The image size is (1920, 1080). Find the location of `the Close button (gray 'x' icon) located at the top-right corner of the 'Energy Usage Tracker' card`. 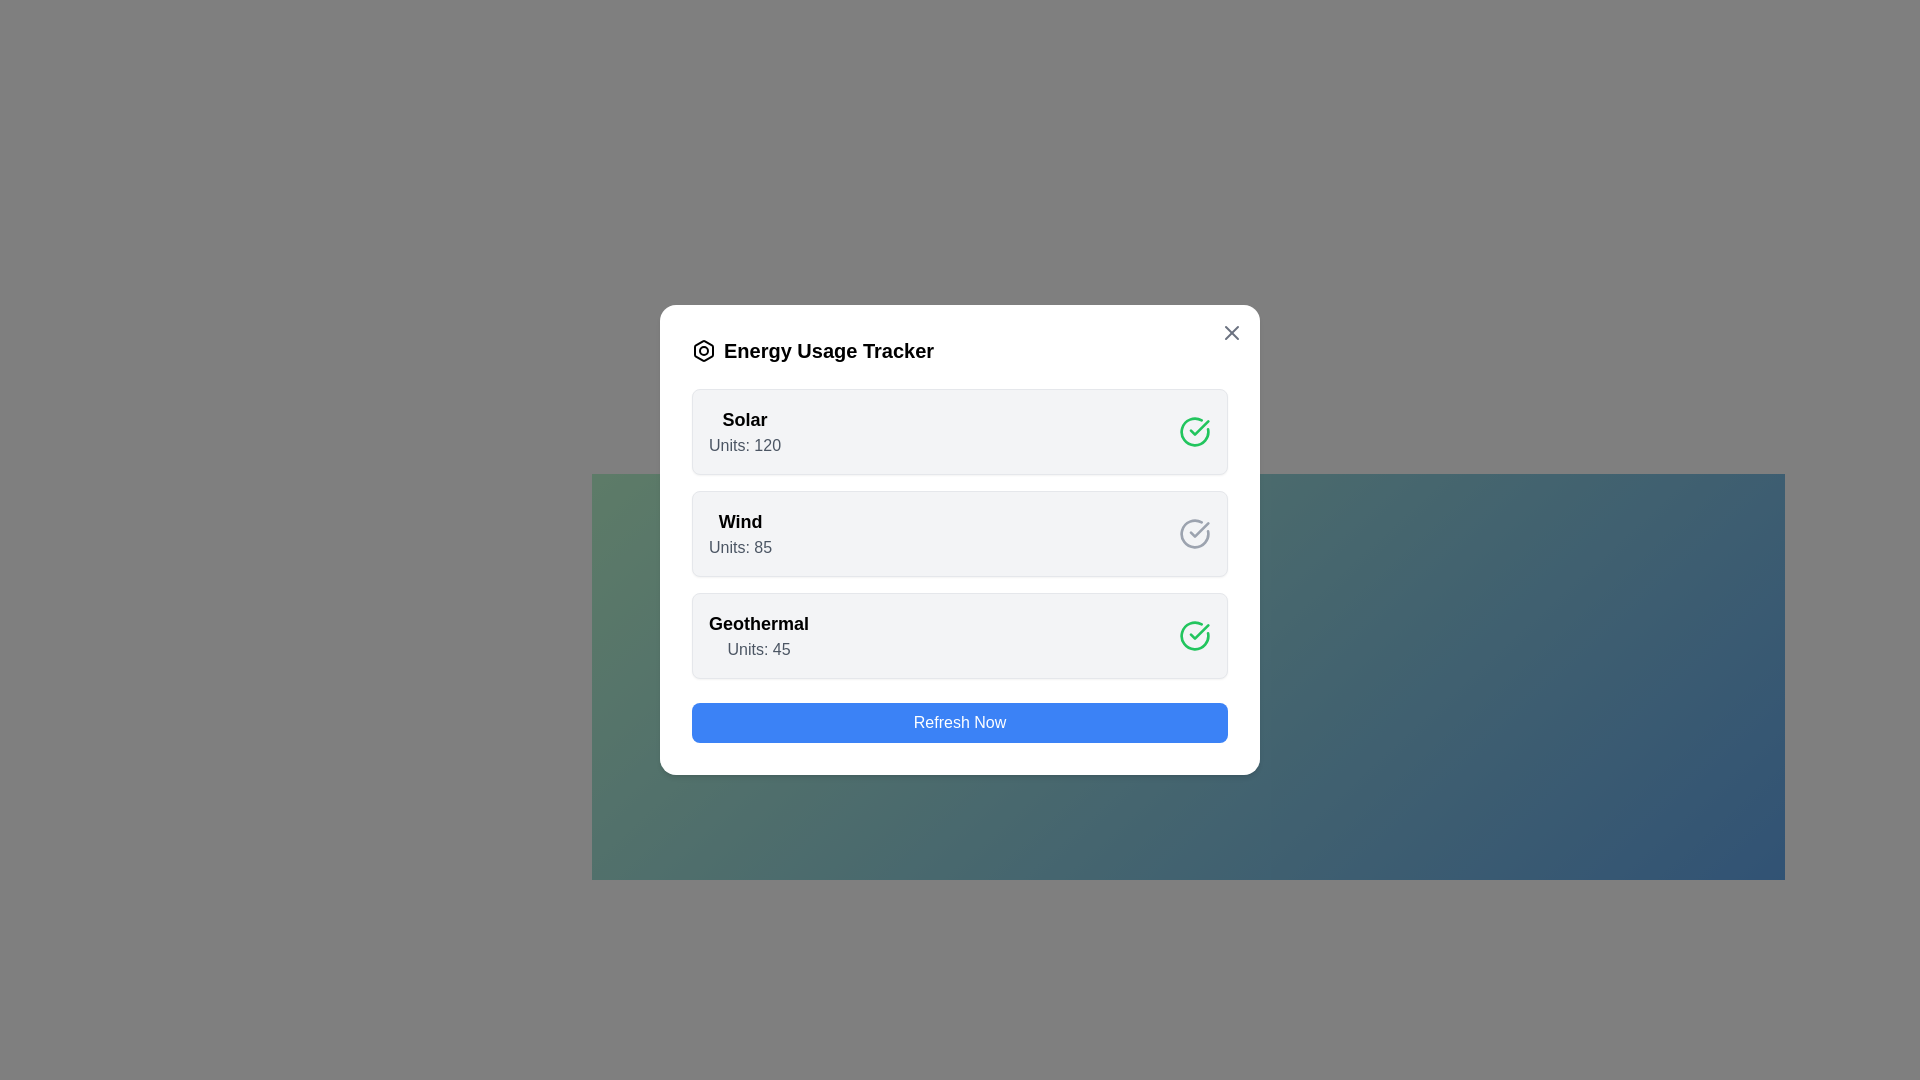

the Close button (gray 'x' icon) located at the top-right corner of the 'Energy Usage Tracker' card is located at coordinates (1231, 331).